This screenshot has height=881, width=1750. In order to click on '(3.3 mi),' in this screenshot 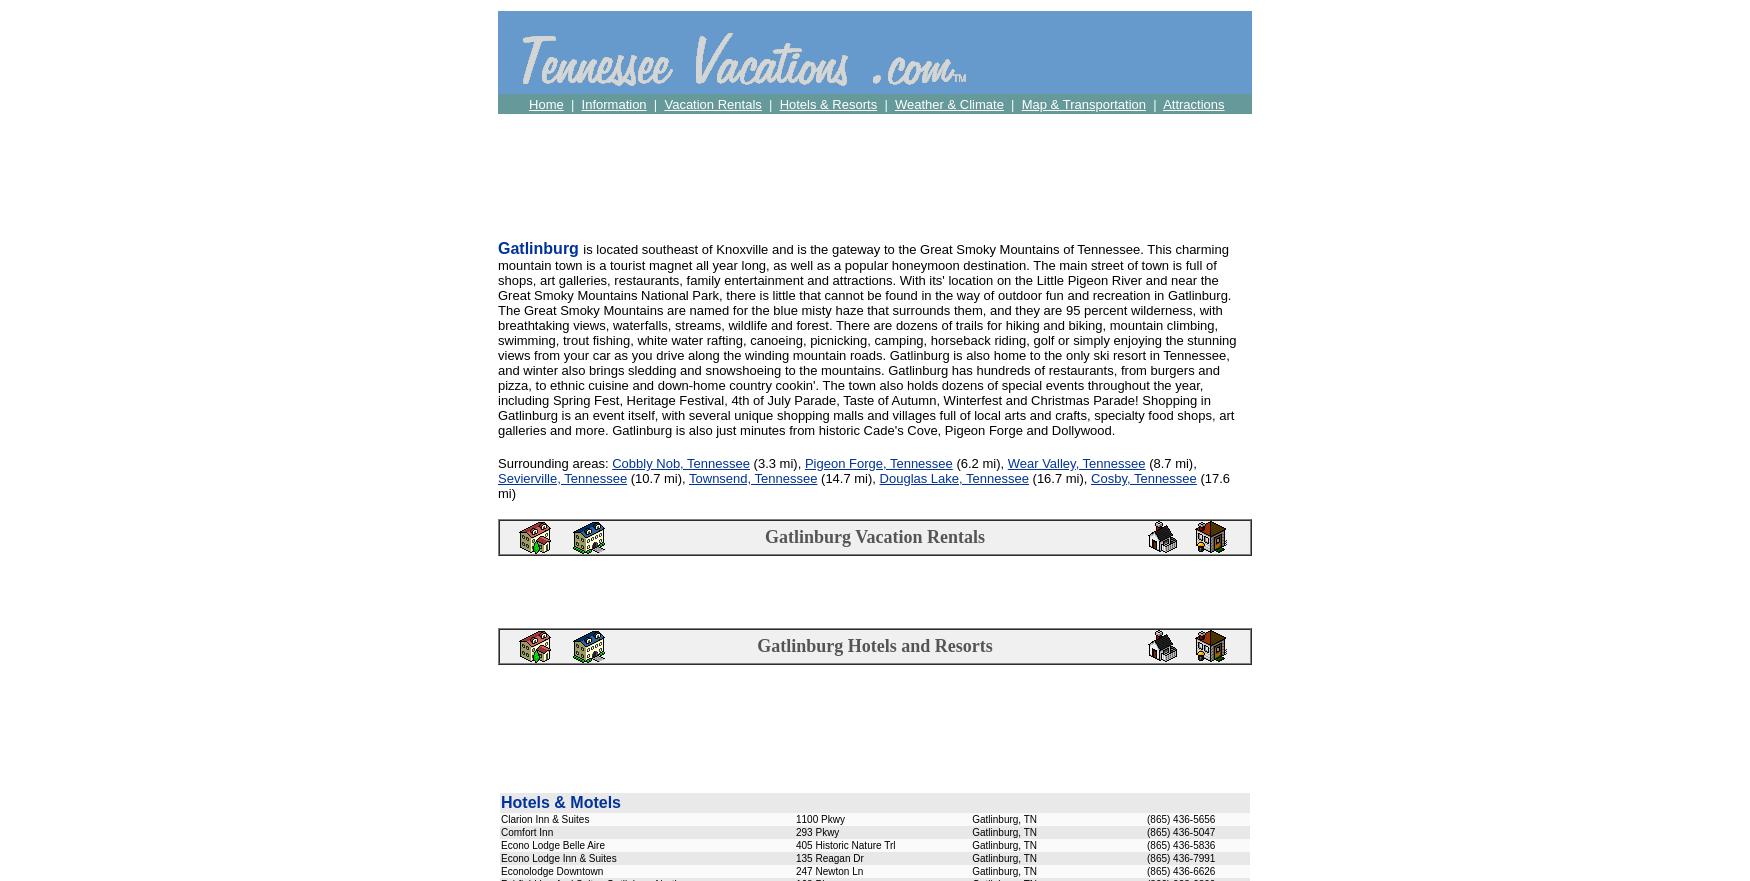, I will do `click(775, 463)`.